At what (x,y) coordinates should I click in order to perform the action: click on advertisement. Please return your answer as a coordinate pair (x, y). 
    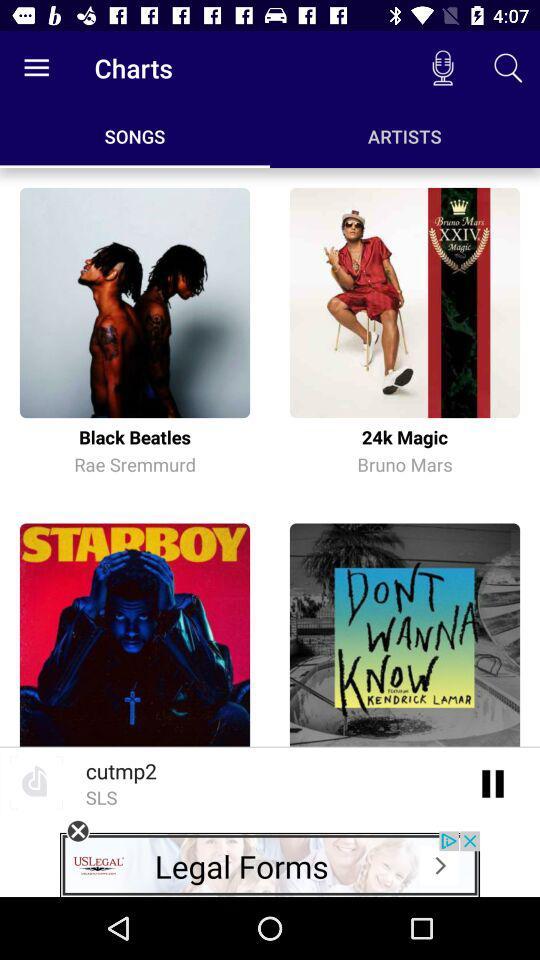
    Looking at the image, I should click on (270, 863).